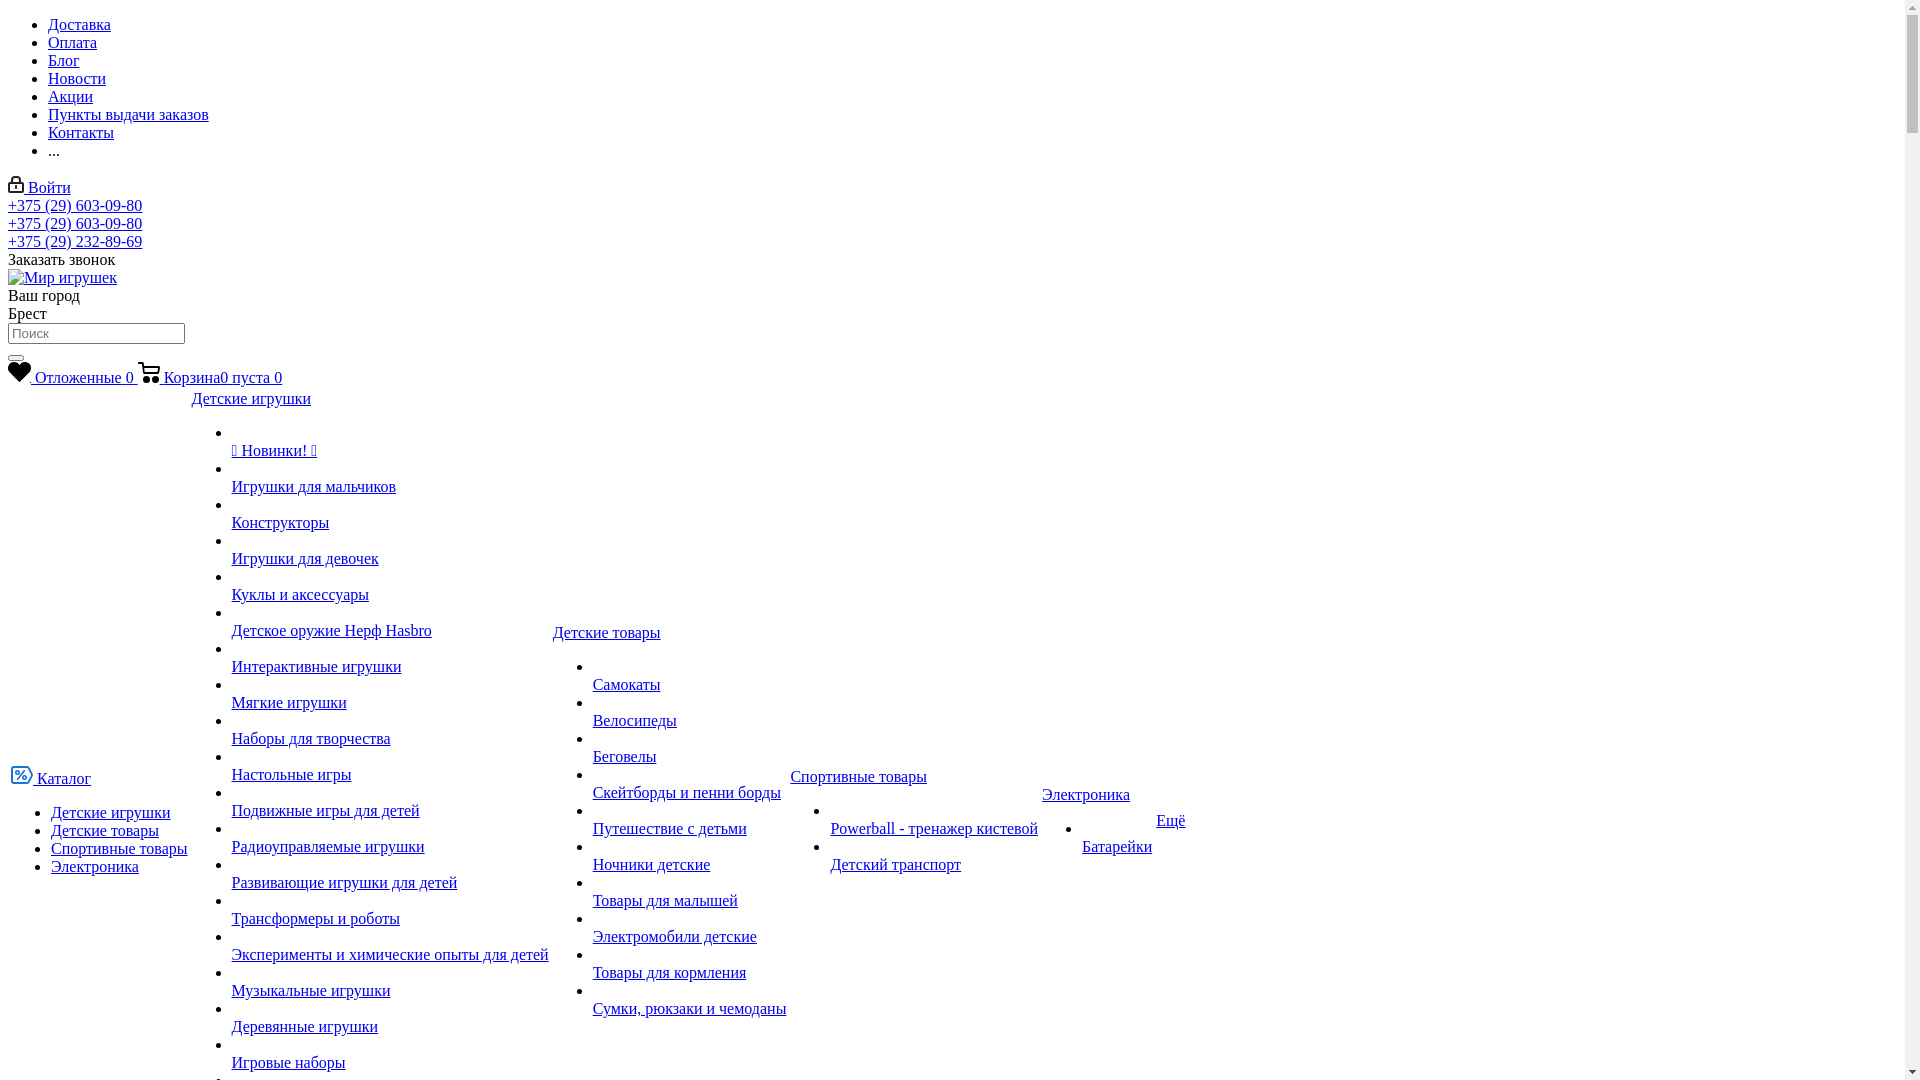 This screenshot has height=1080, width=1920. I want to click on '+375 (29) 232-89-69', so click(8, 240).